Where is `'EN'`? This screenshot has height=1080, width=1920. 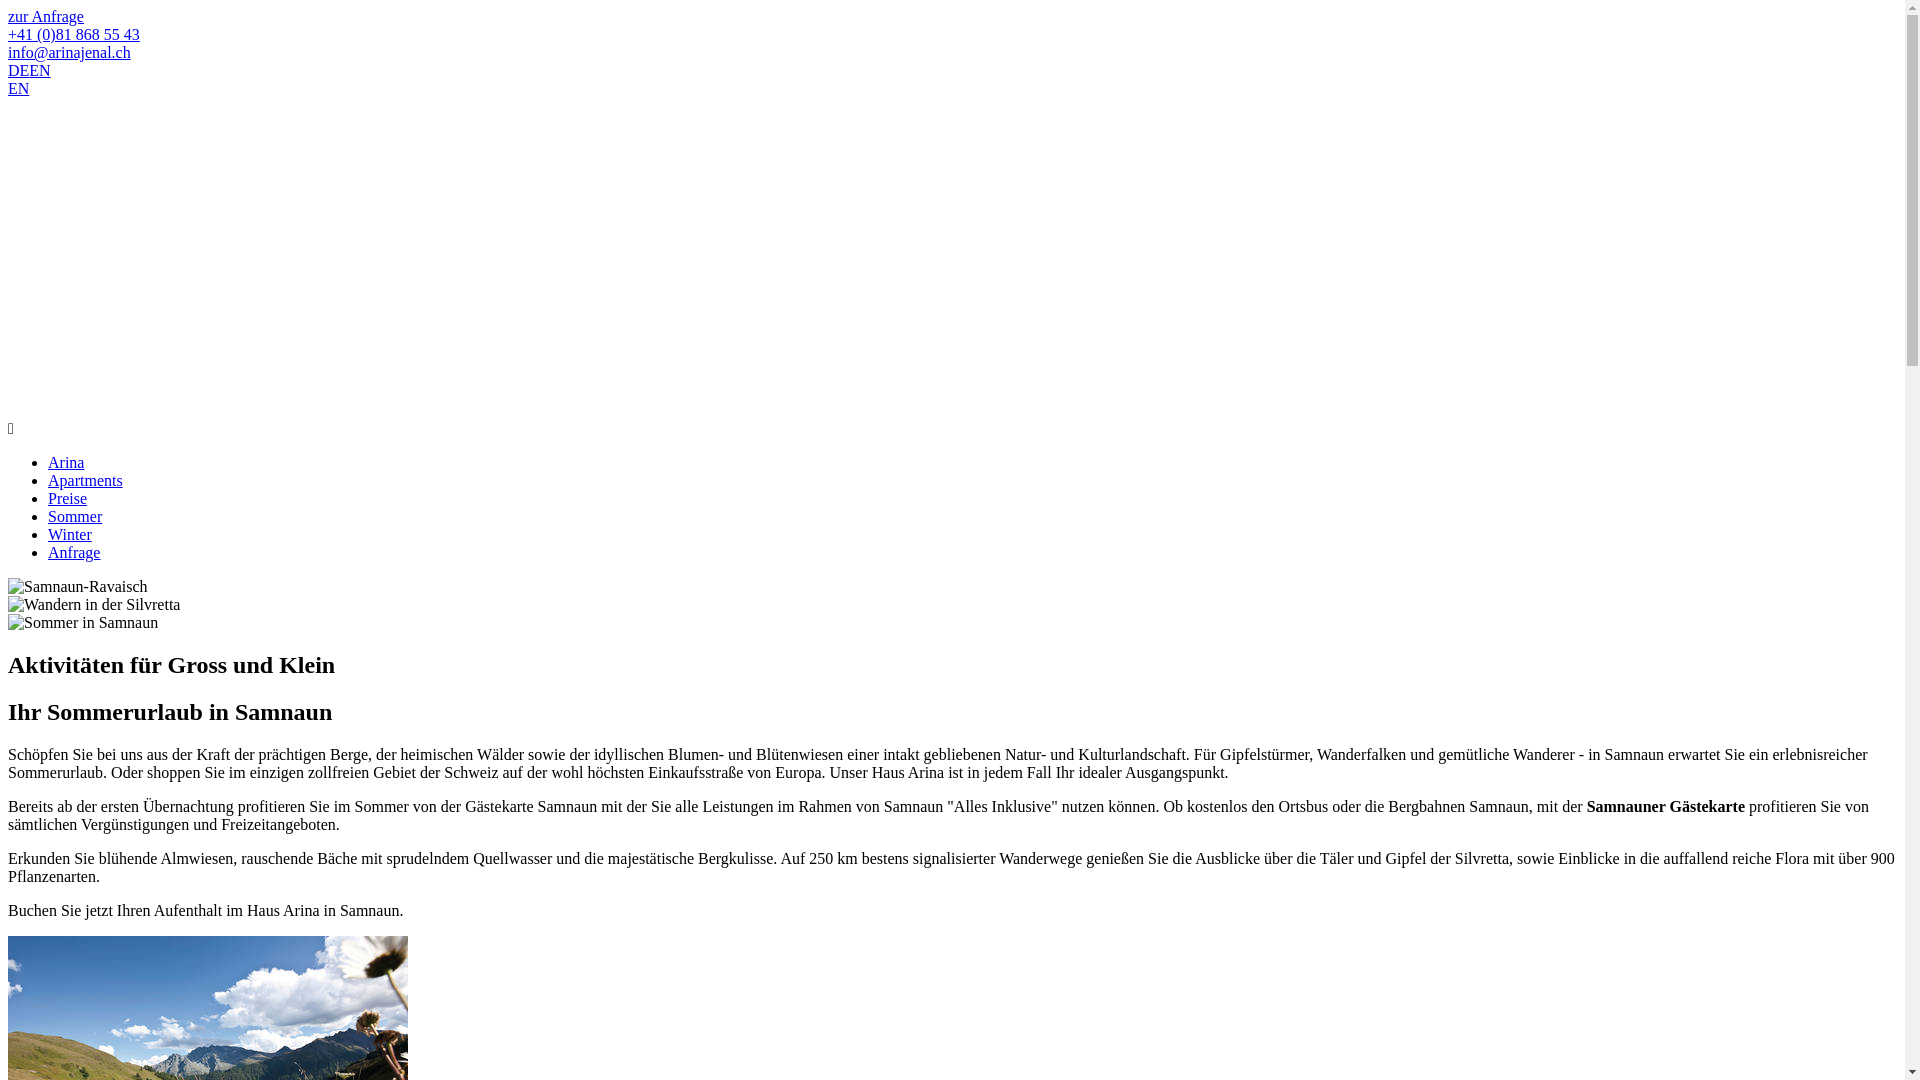 'EN' is located at coordinates (39, 69).